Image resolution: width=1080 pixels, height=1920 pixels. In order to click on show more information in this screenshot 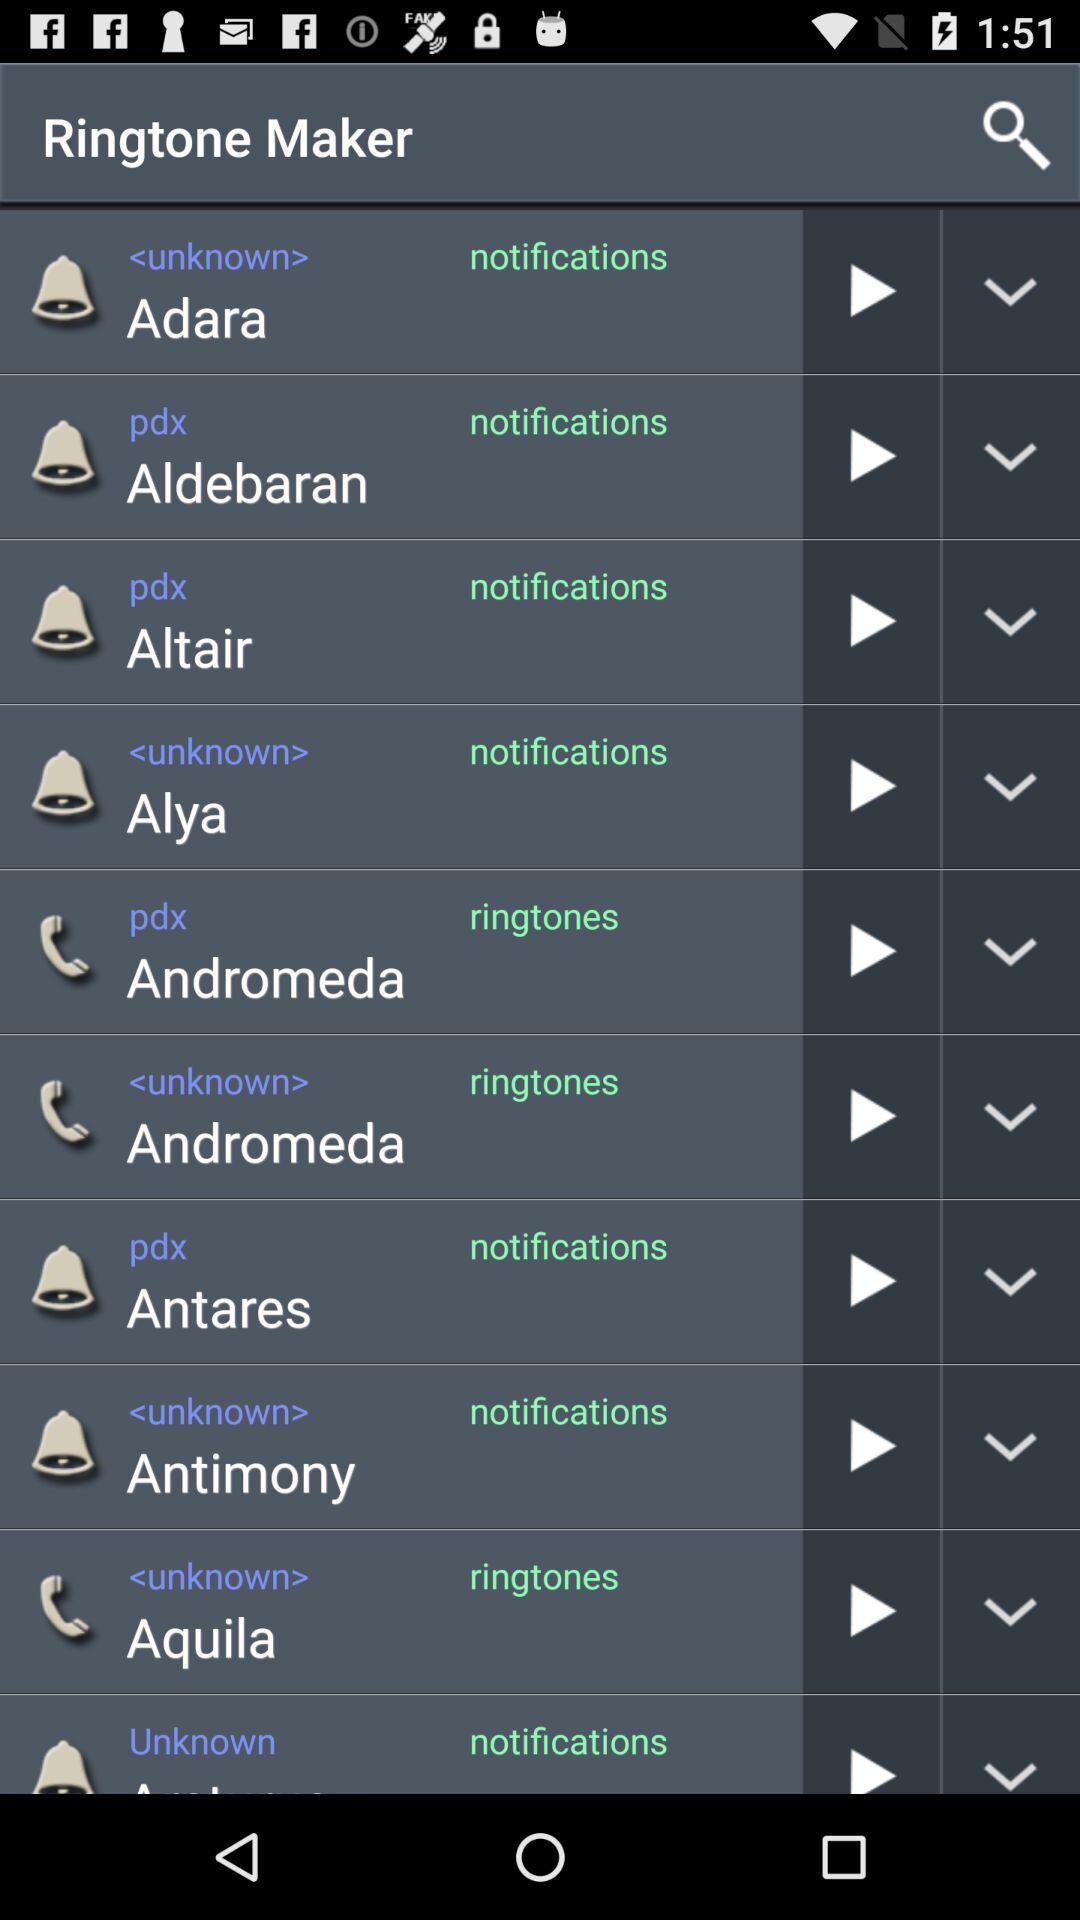, I will do `click(1011, 455)`.